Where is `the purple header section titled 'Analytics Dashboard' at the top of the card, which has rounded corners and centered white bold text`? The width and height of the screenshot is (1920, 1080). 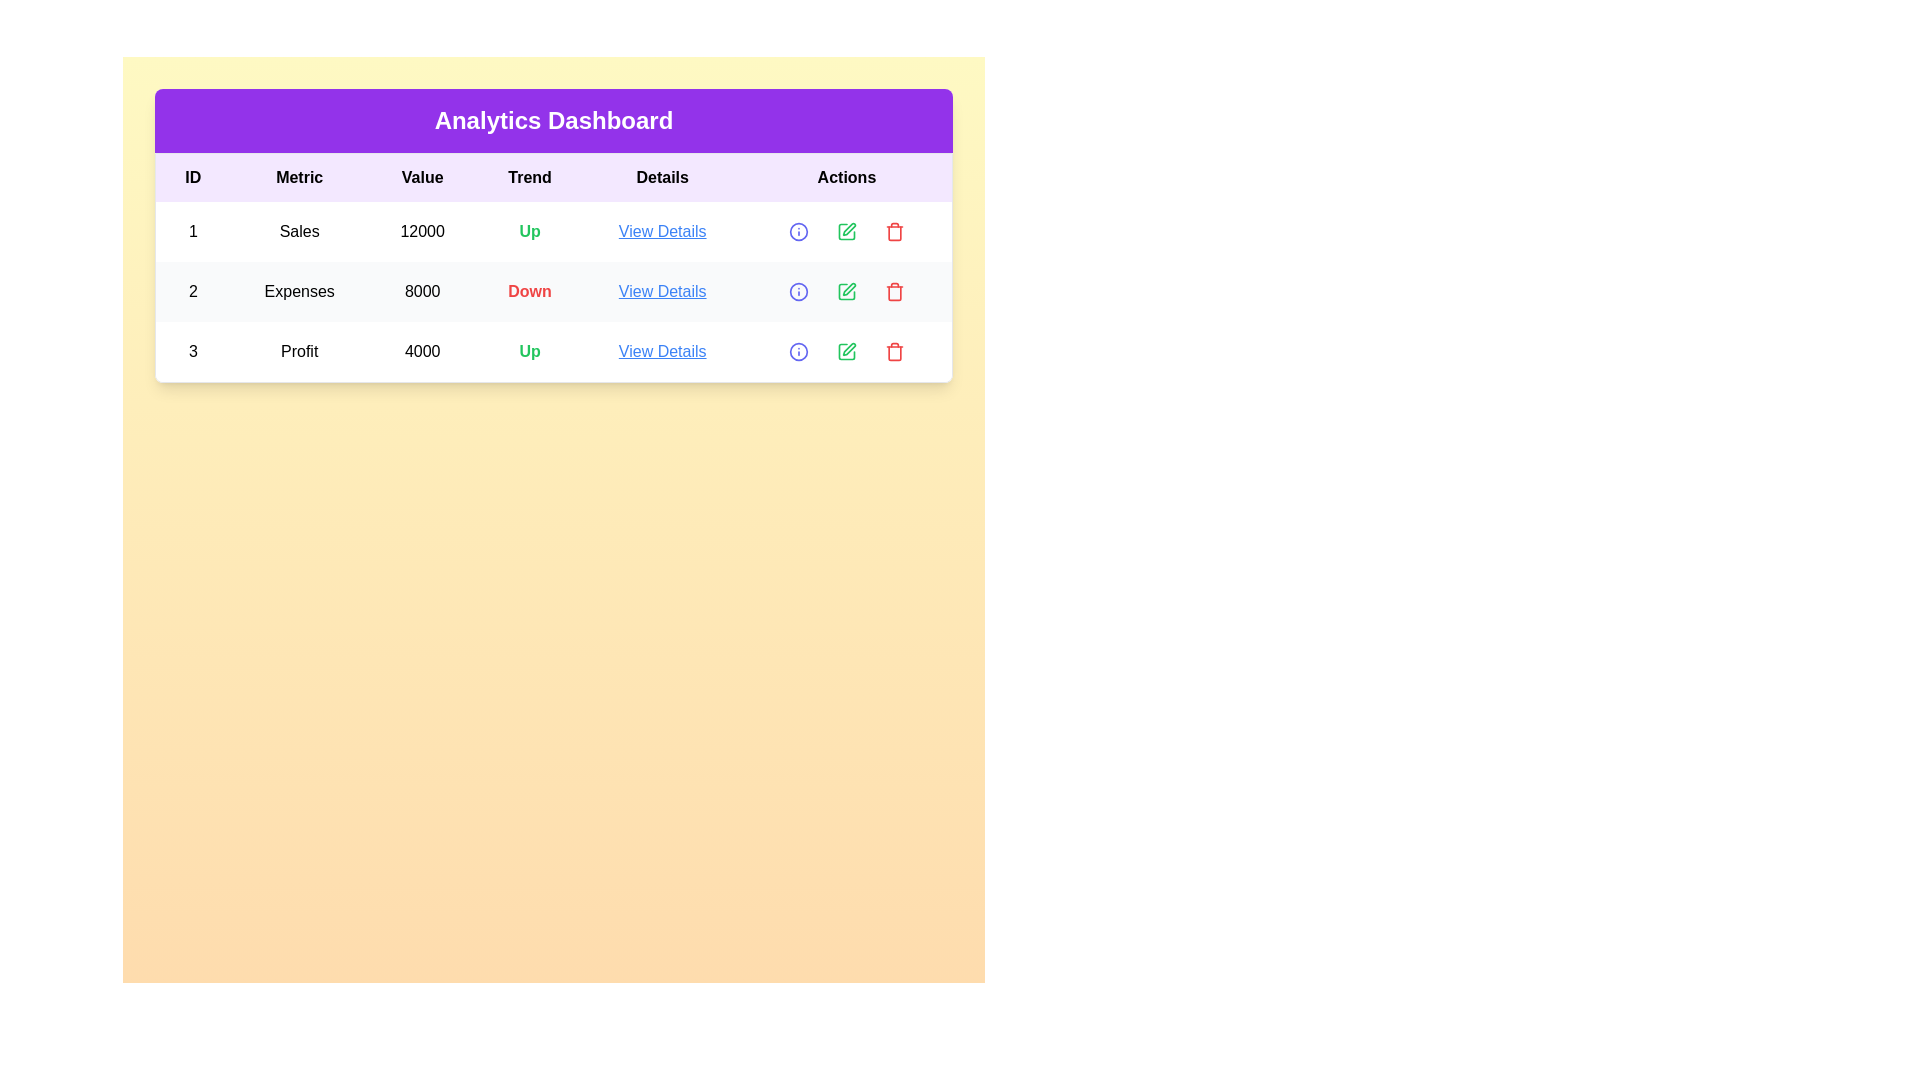 the purple header section titled 'Analytics Dashboard' at the top of the card, which has rounded corners and centered white bold text is located at coordinates (553, 120).